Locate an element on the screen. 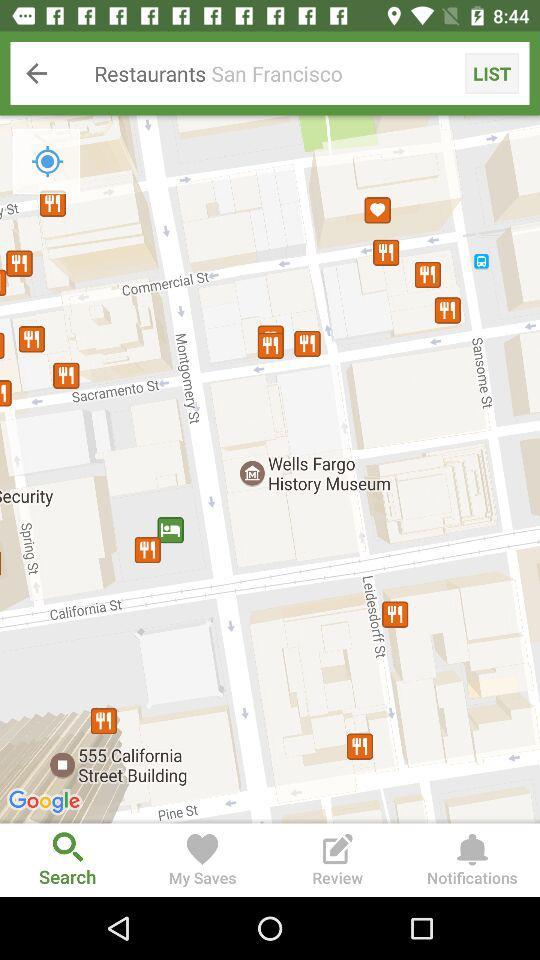  the location_crosshair icon is located at coordinates (47, 160).